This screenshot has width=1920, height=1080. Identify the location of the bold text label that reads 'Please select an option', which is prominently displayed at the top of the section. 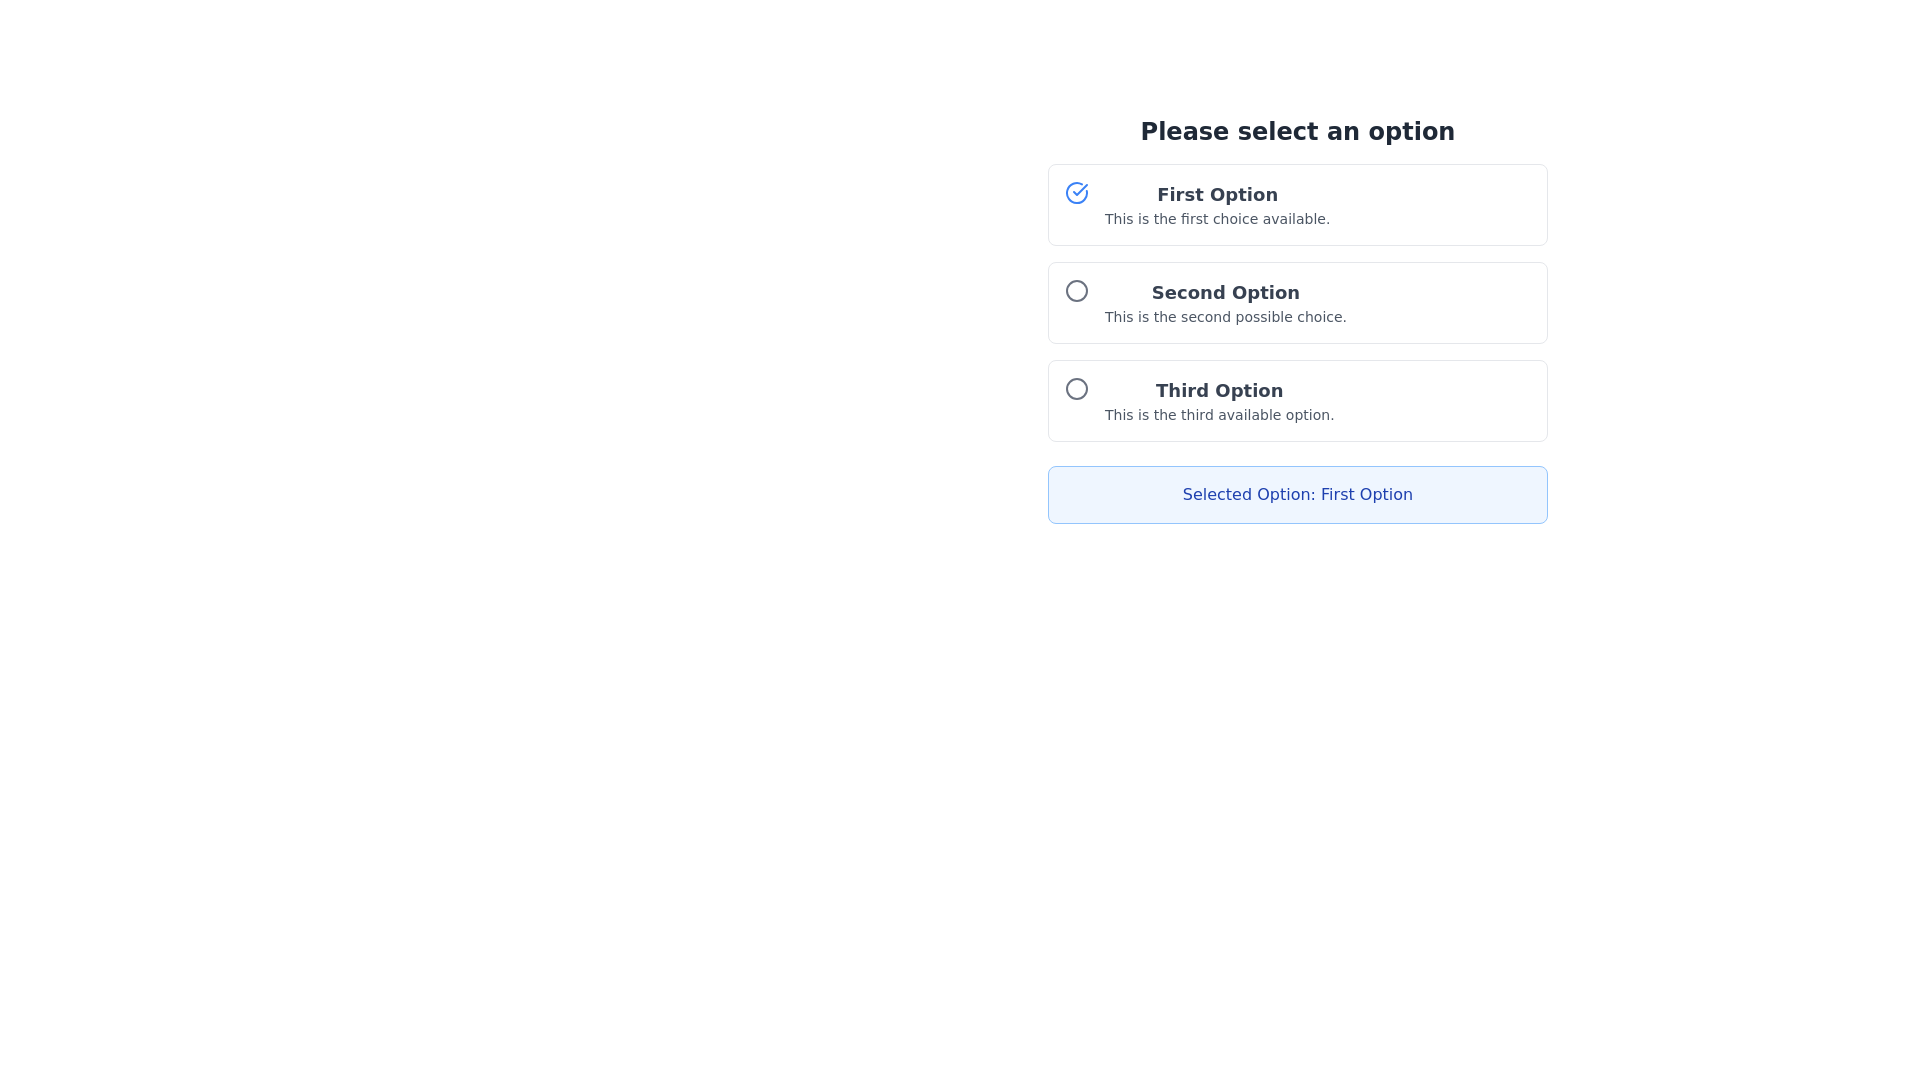
(1297, 131).